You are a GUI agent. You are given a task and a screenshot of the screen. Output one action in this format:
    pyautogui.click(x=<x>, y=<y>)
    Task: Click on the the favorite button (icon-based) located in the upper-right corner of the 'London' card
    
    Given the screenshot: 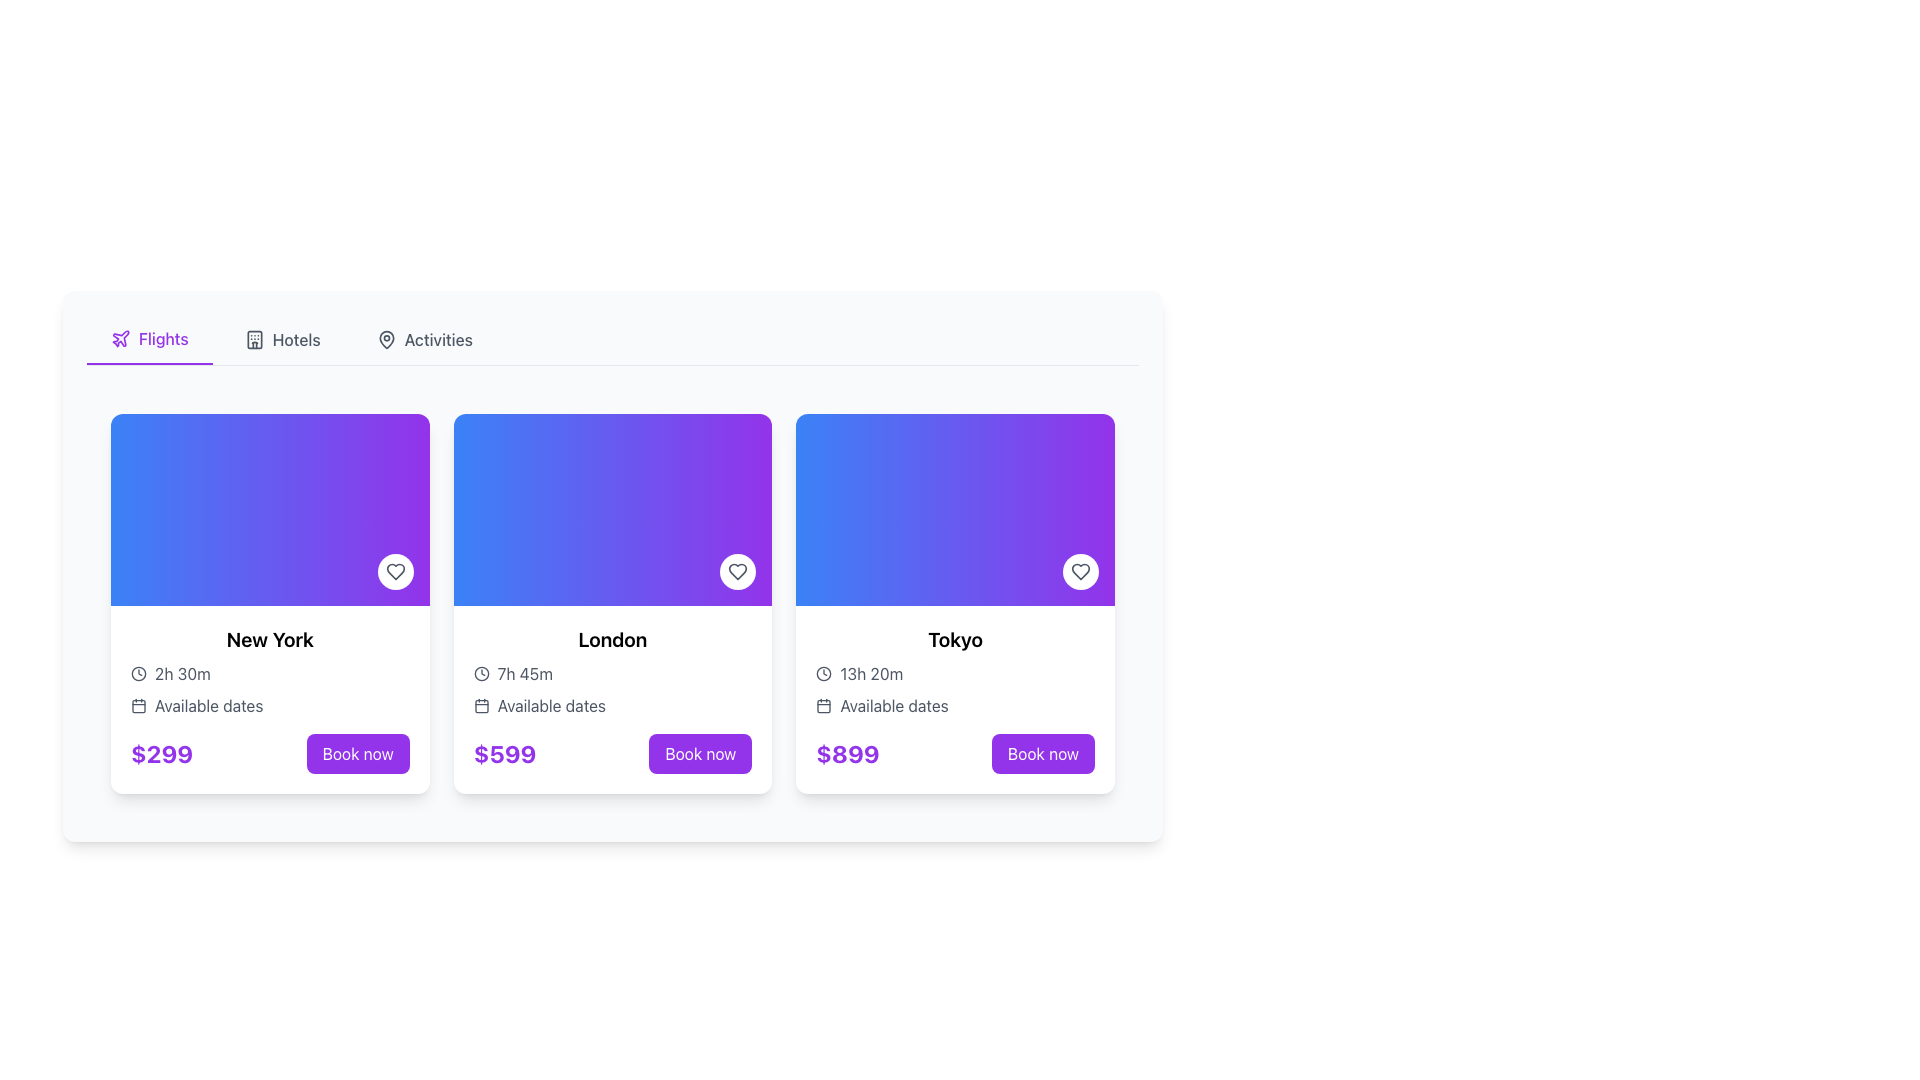 What is the action you would take?
    pyautogui.click(x=737, y=571)
    